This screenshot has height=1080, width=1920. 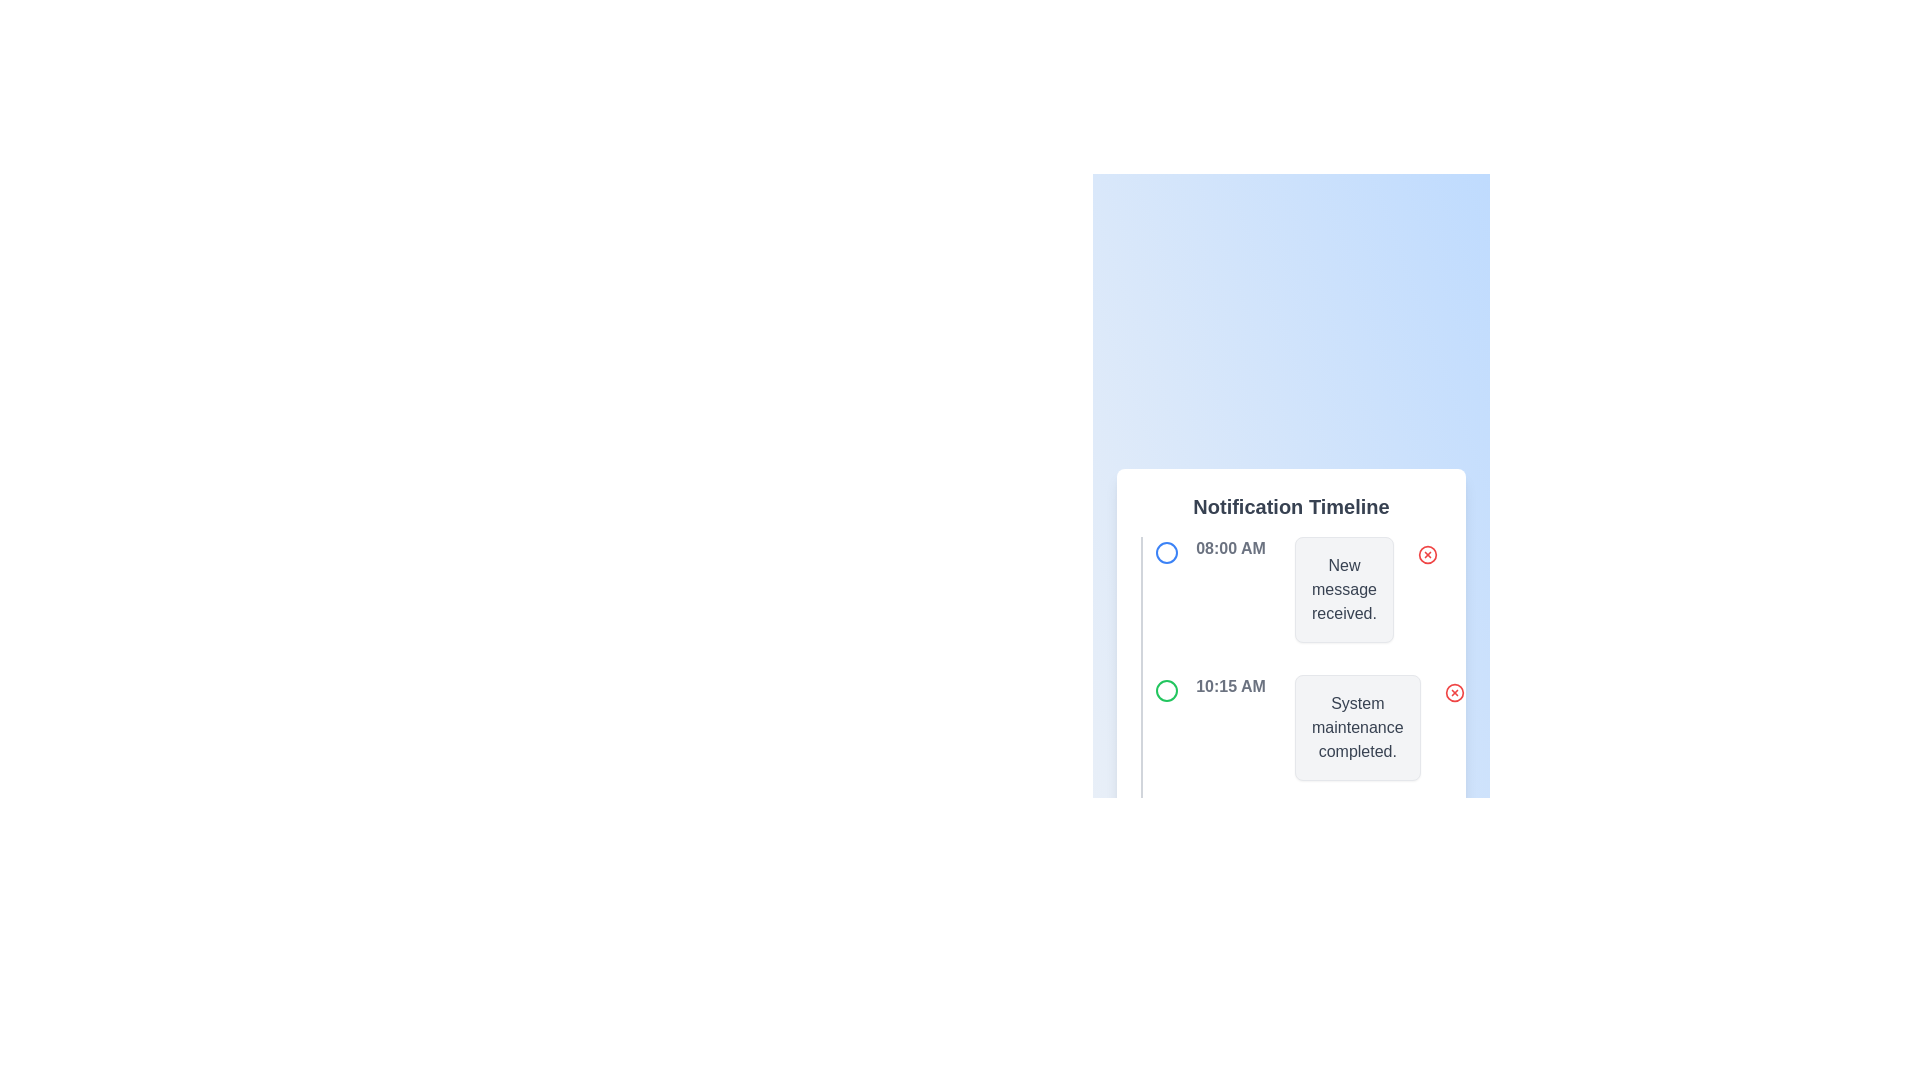 I want to click on the green circular icon with a white center that indicates a status or event, located to the left of the text '10:15 AM' in the notification timeline, so click(x=1166, y=689).